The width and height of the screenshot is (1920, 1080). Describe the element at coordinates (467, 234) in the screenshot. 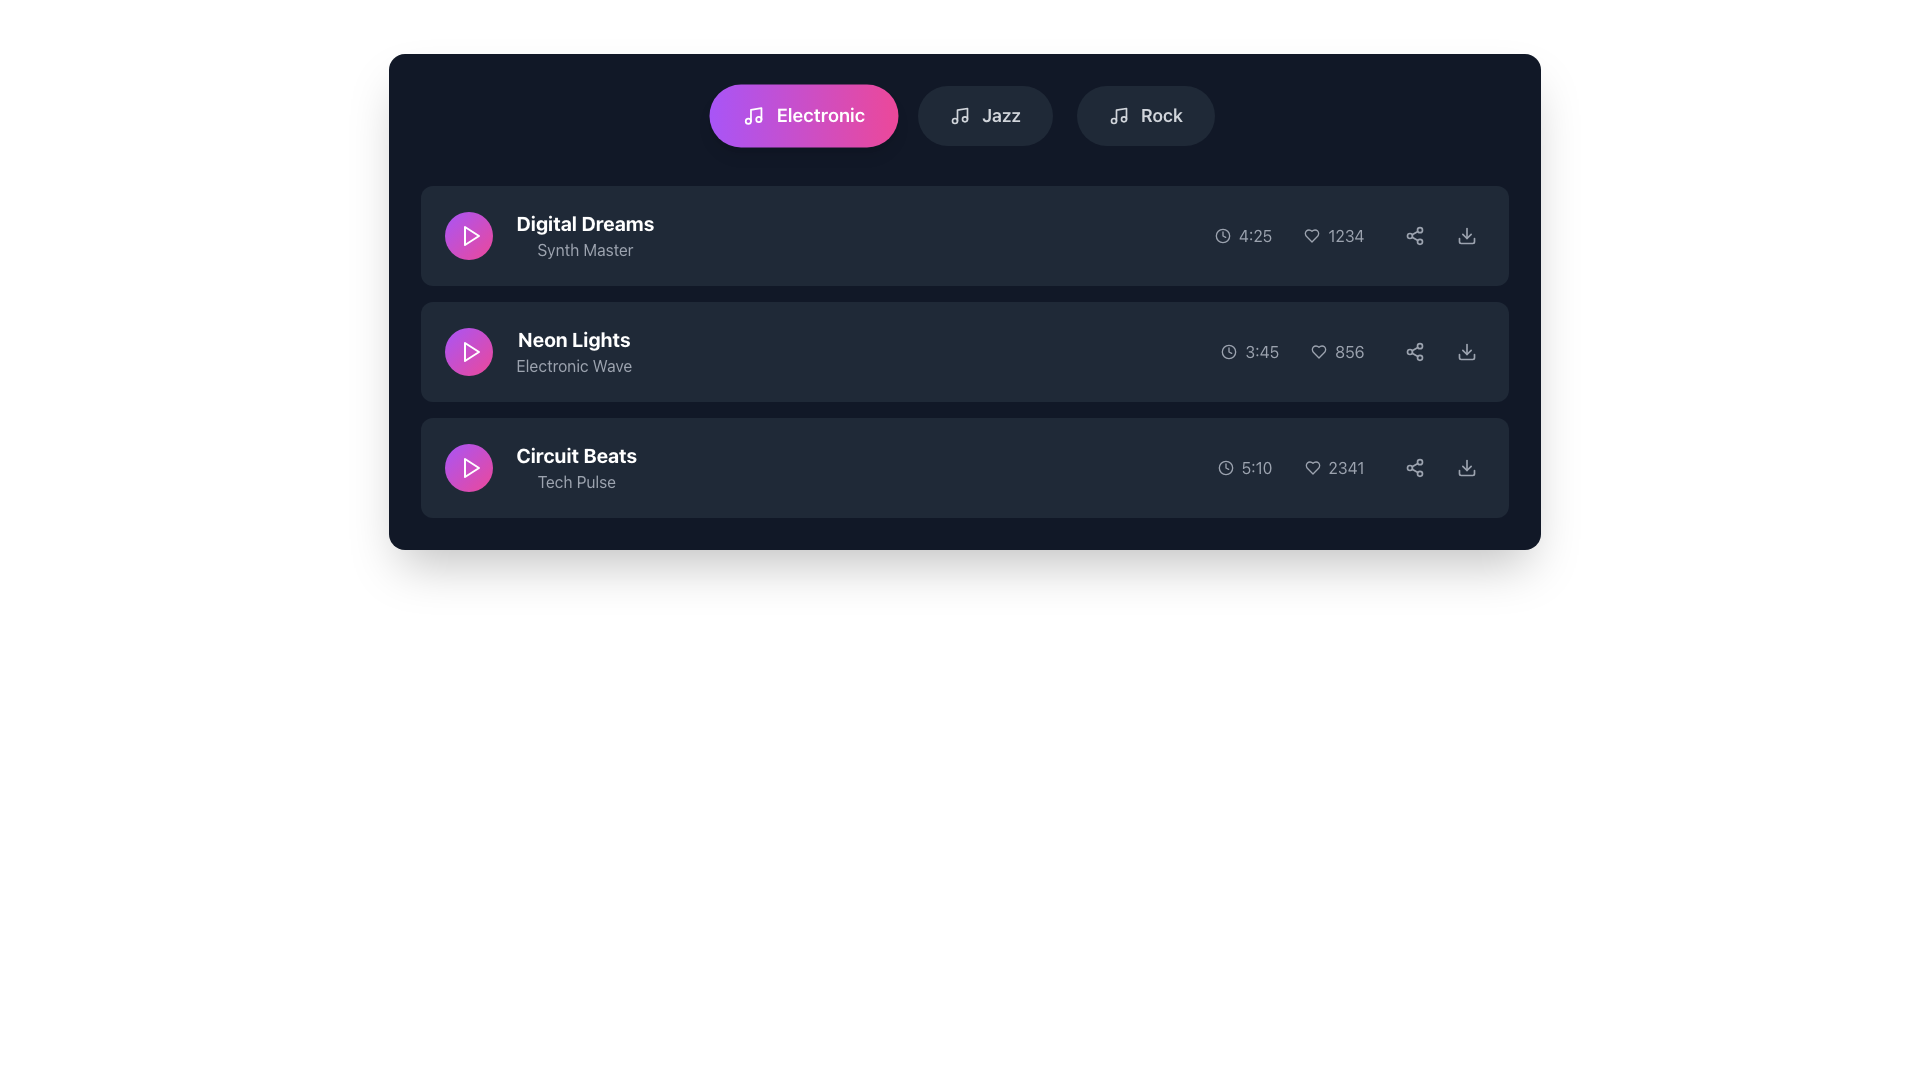

I see `the circular button with a gradient background and a white play icon` at that location.